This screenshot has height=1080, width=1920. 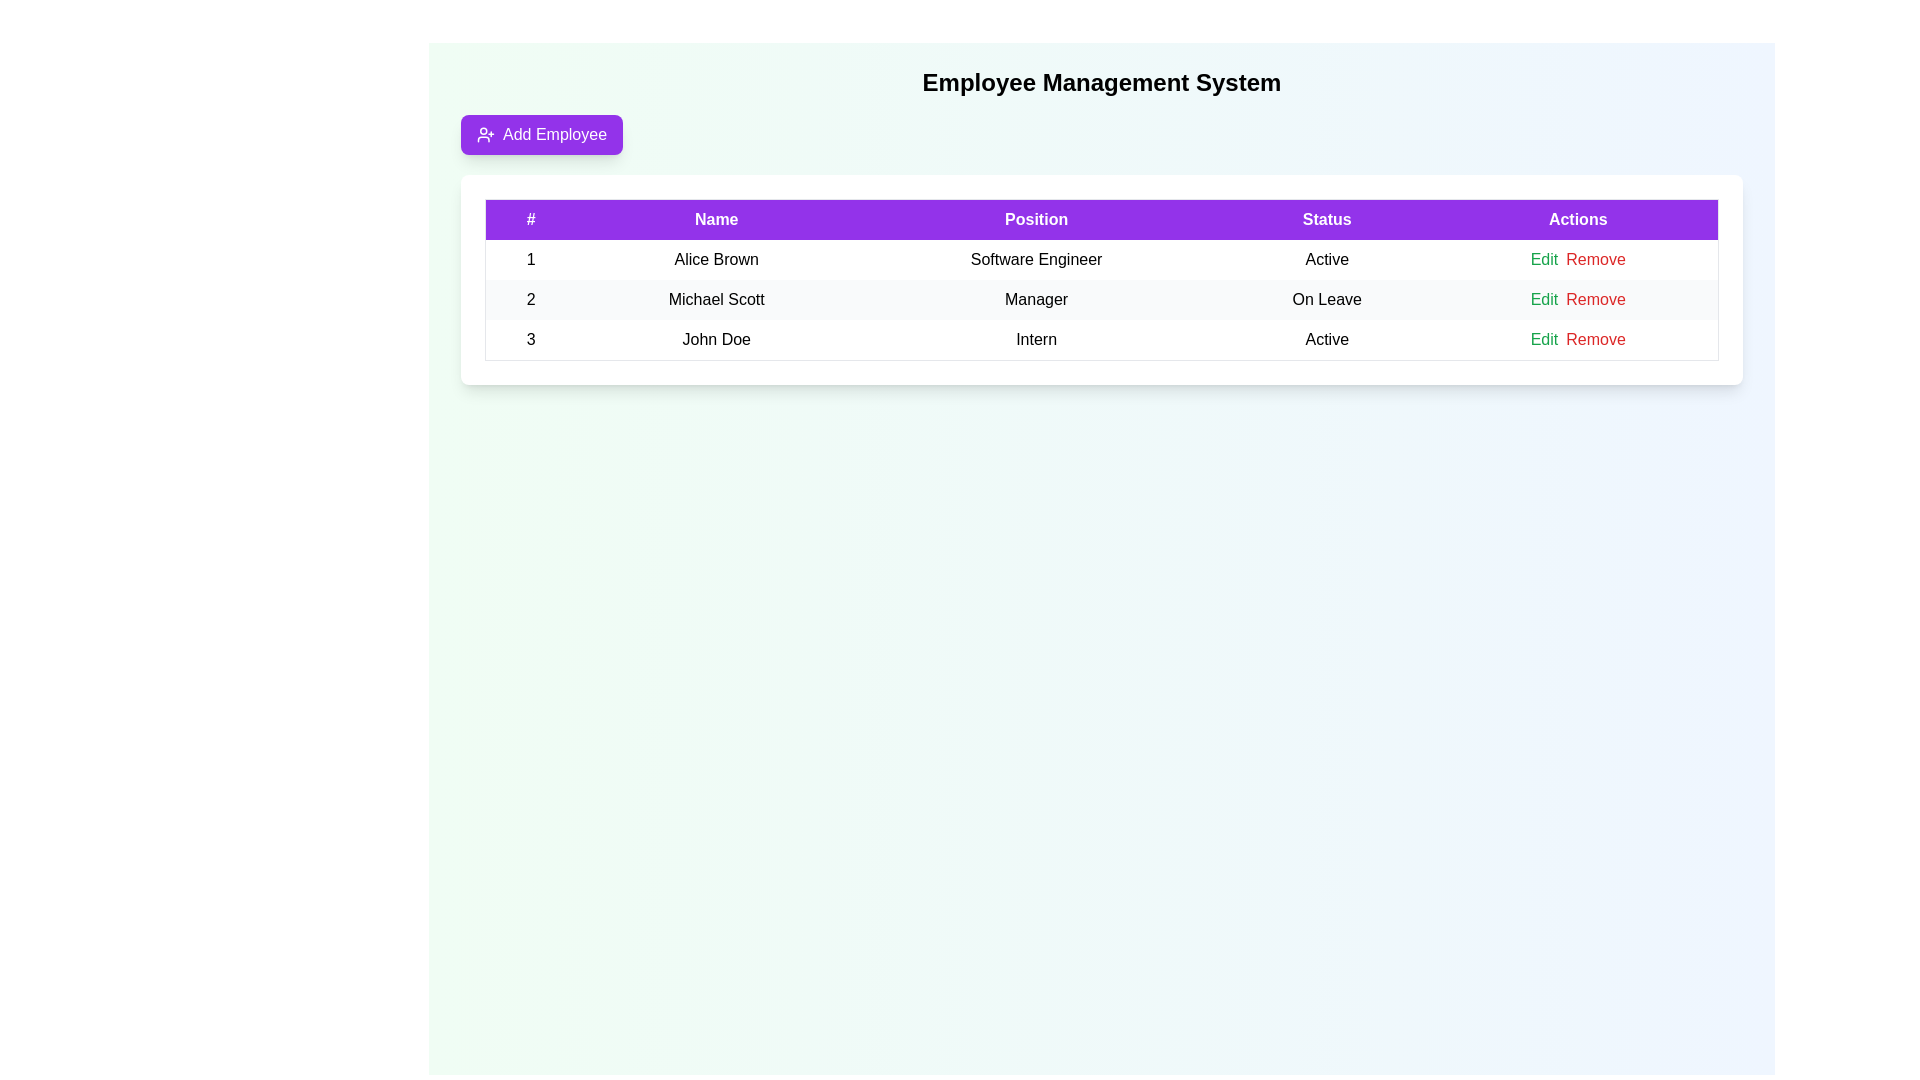 I want to click on the Text element representing Alice Brown's job title in the employee data table, located in the 'Position' column, so click(x=1036, y=258).